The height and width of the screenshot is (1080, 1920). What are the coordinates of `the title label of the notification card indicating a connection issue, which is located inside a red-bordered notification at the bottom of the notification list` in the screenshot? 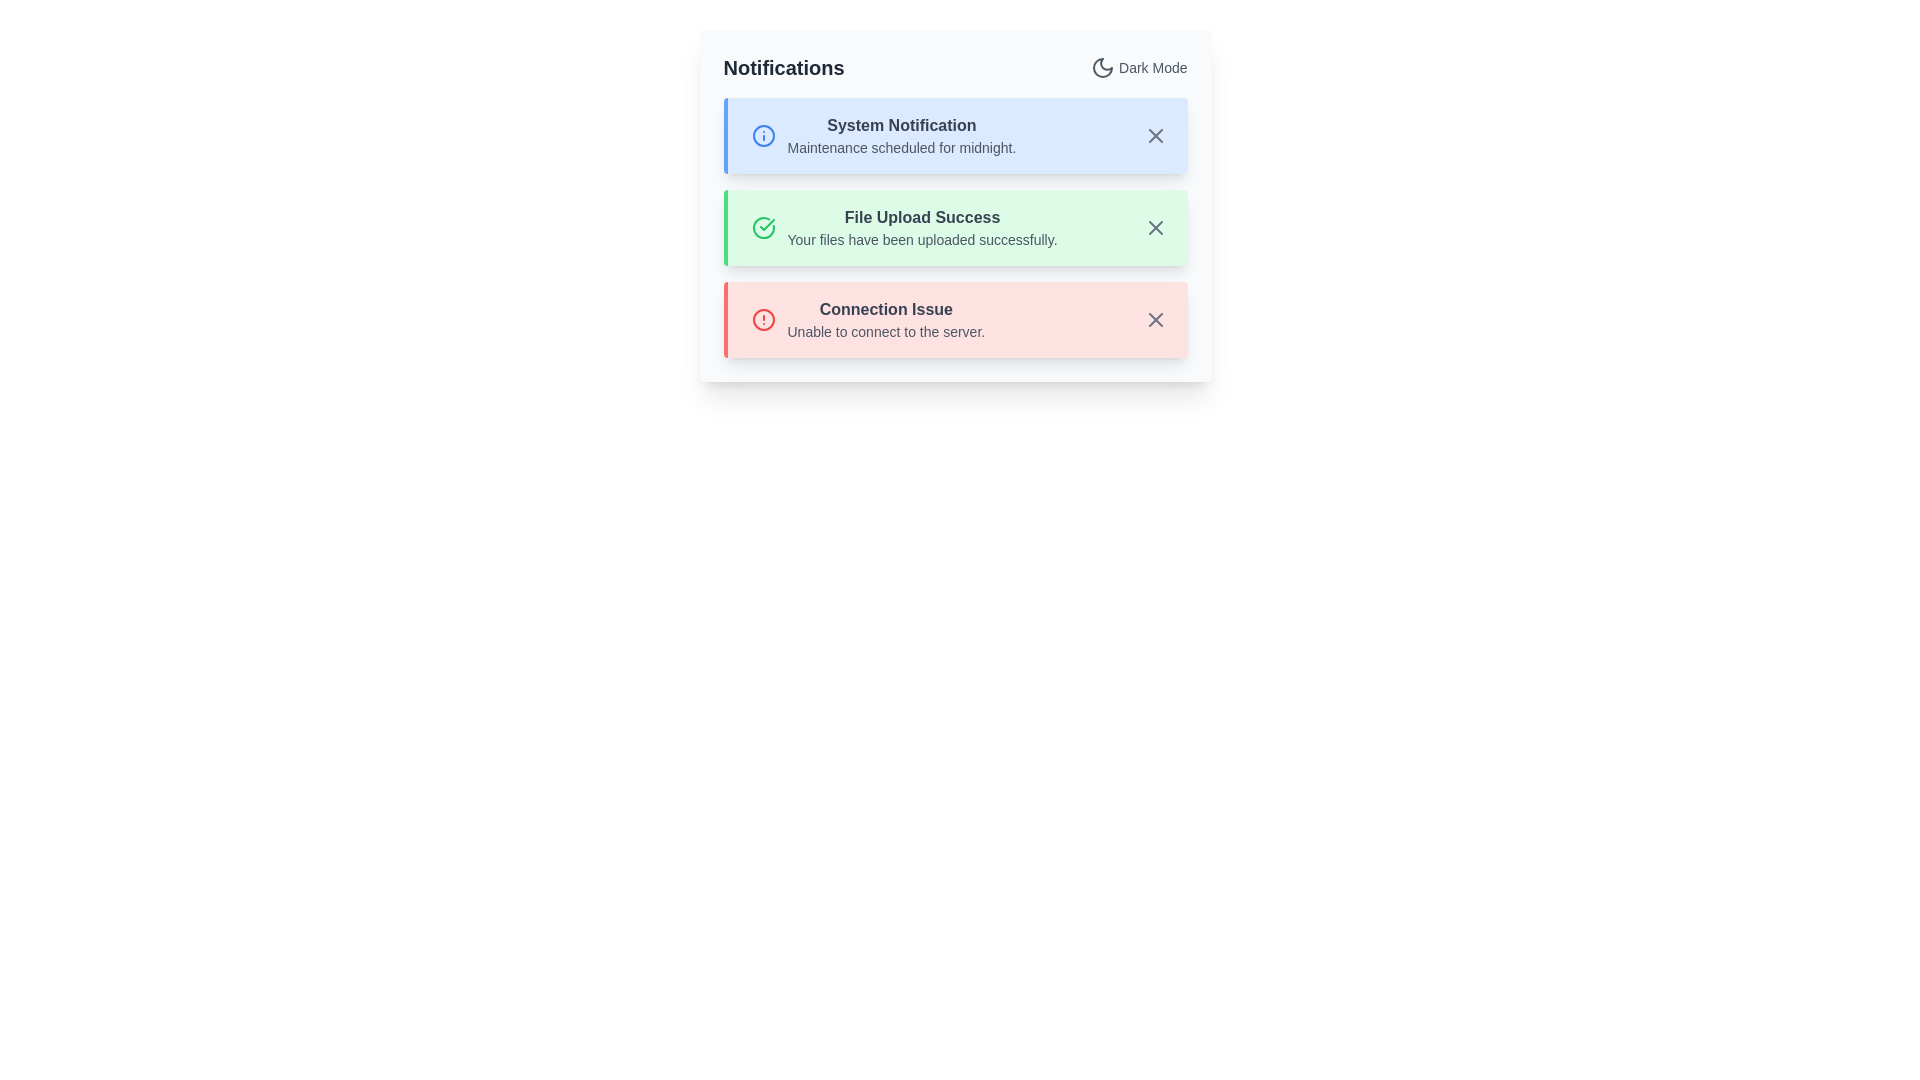 It's located at (885, 309).